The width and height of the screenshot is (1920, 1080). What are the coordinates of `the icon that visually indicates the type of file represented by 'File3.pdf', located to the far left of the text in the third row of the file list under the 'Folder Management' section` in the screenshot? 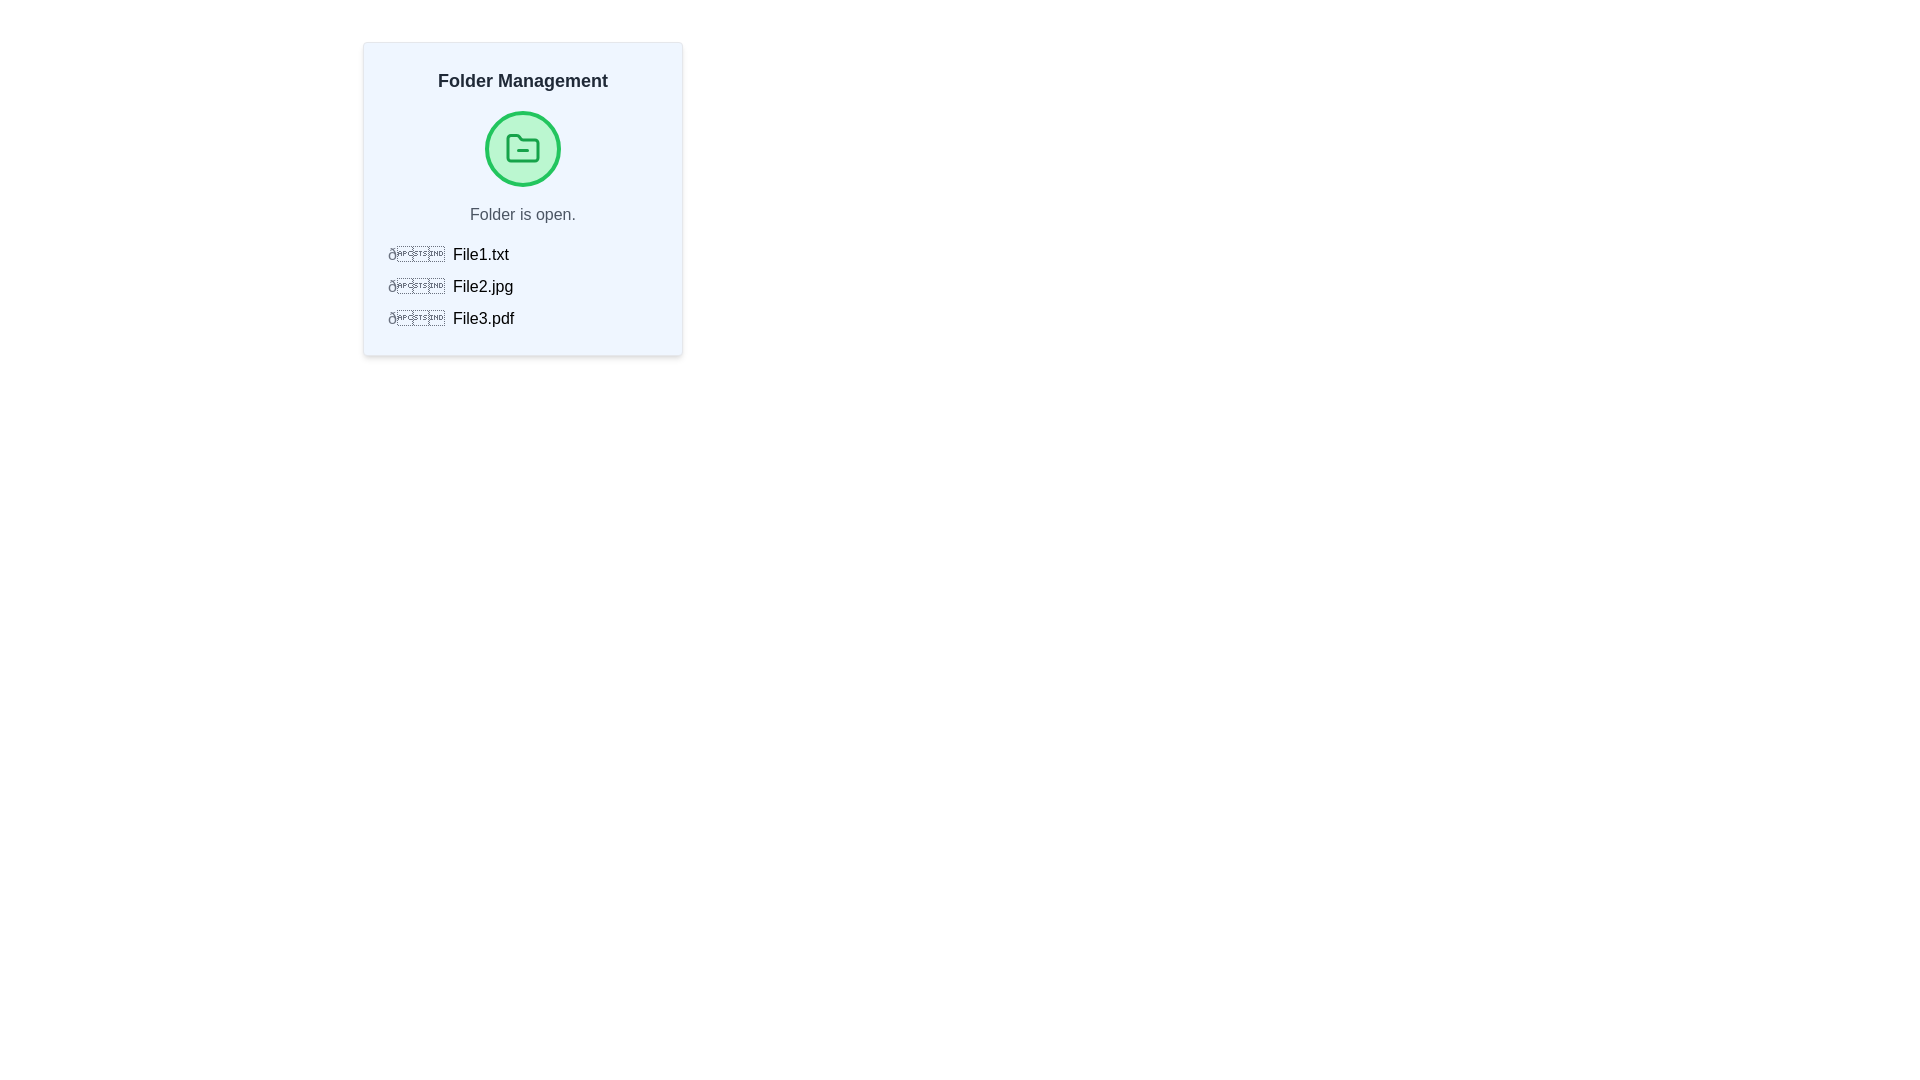 It's located at (415, 318).